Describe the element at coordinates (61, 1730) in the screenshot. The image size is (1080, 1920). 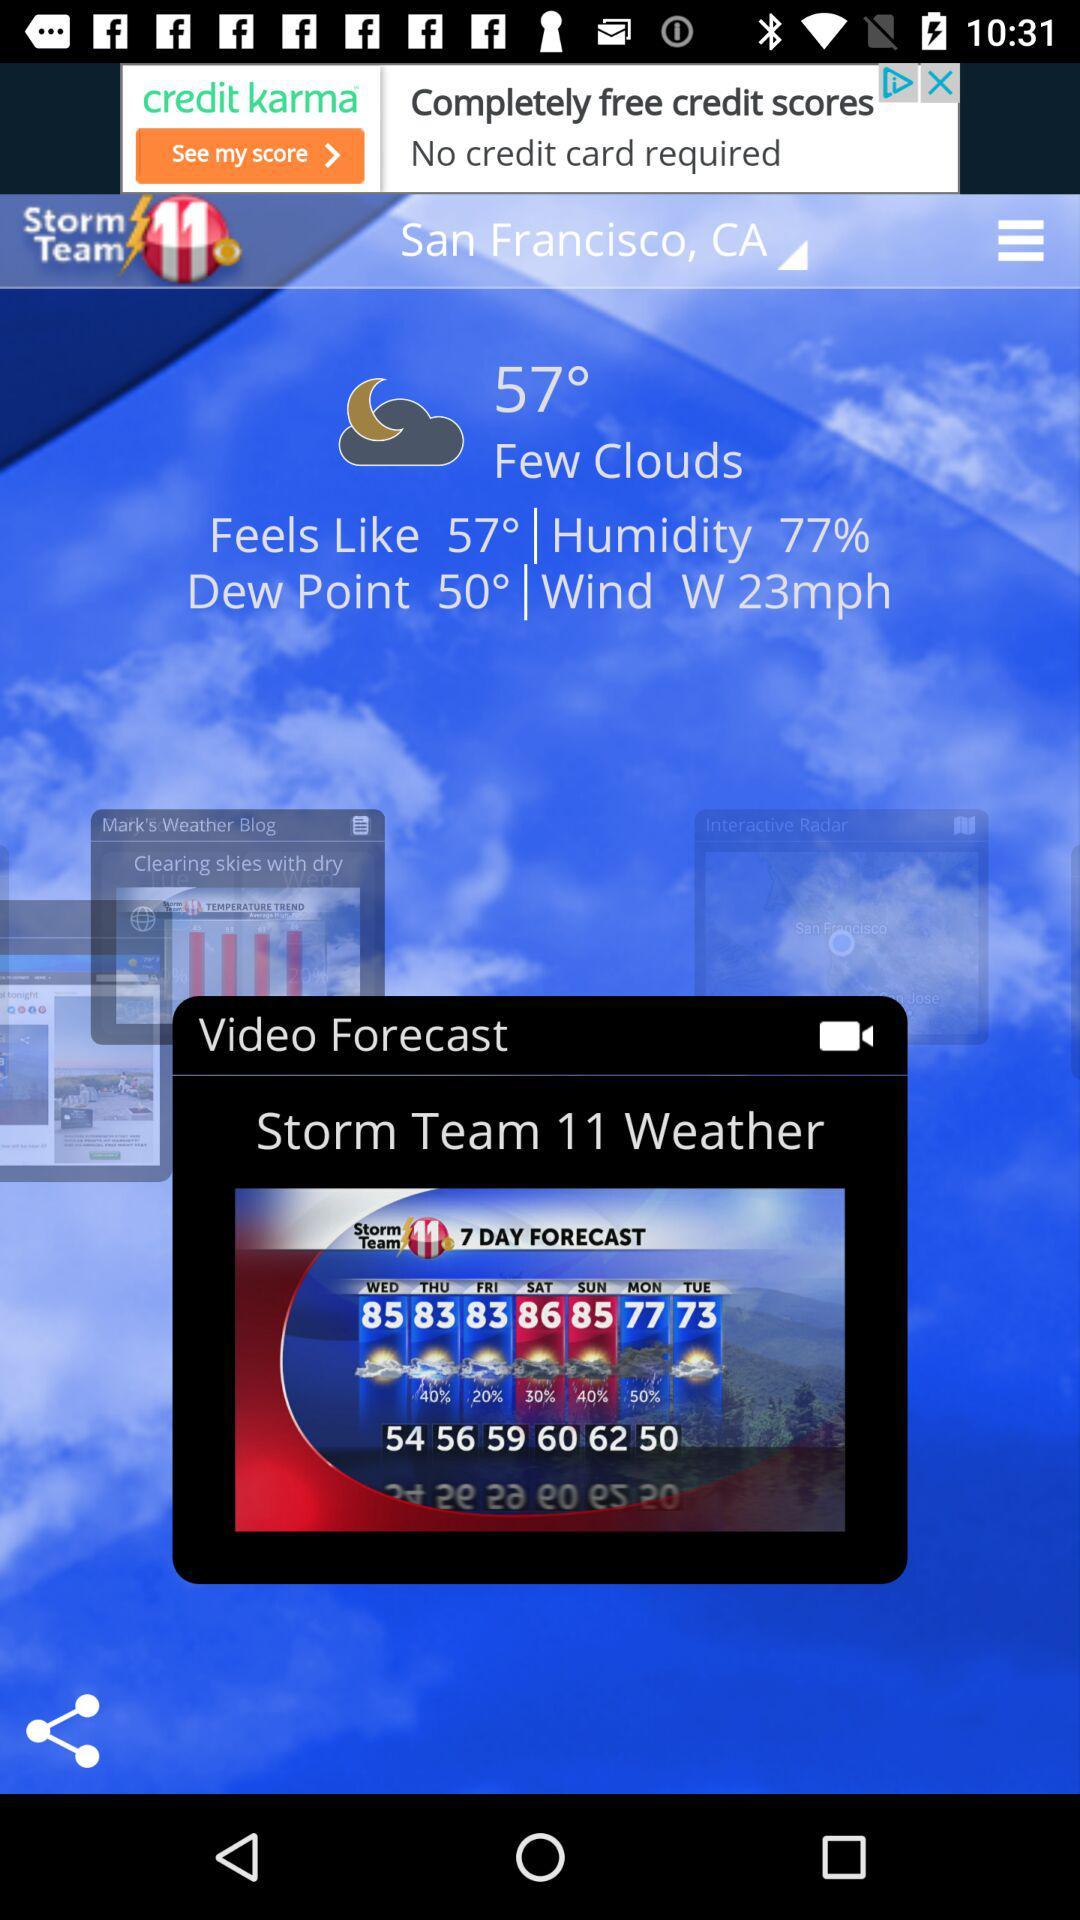
I see `the share icon` at that location.